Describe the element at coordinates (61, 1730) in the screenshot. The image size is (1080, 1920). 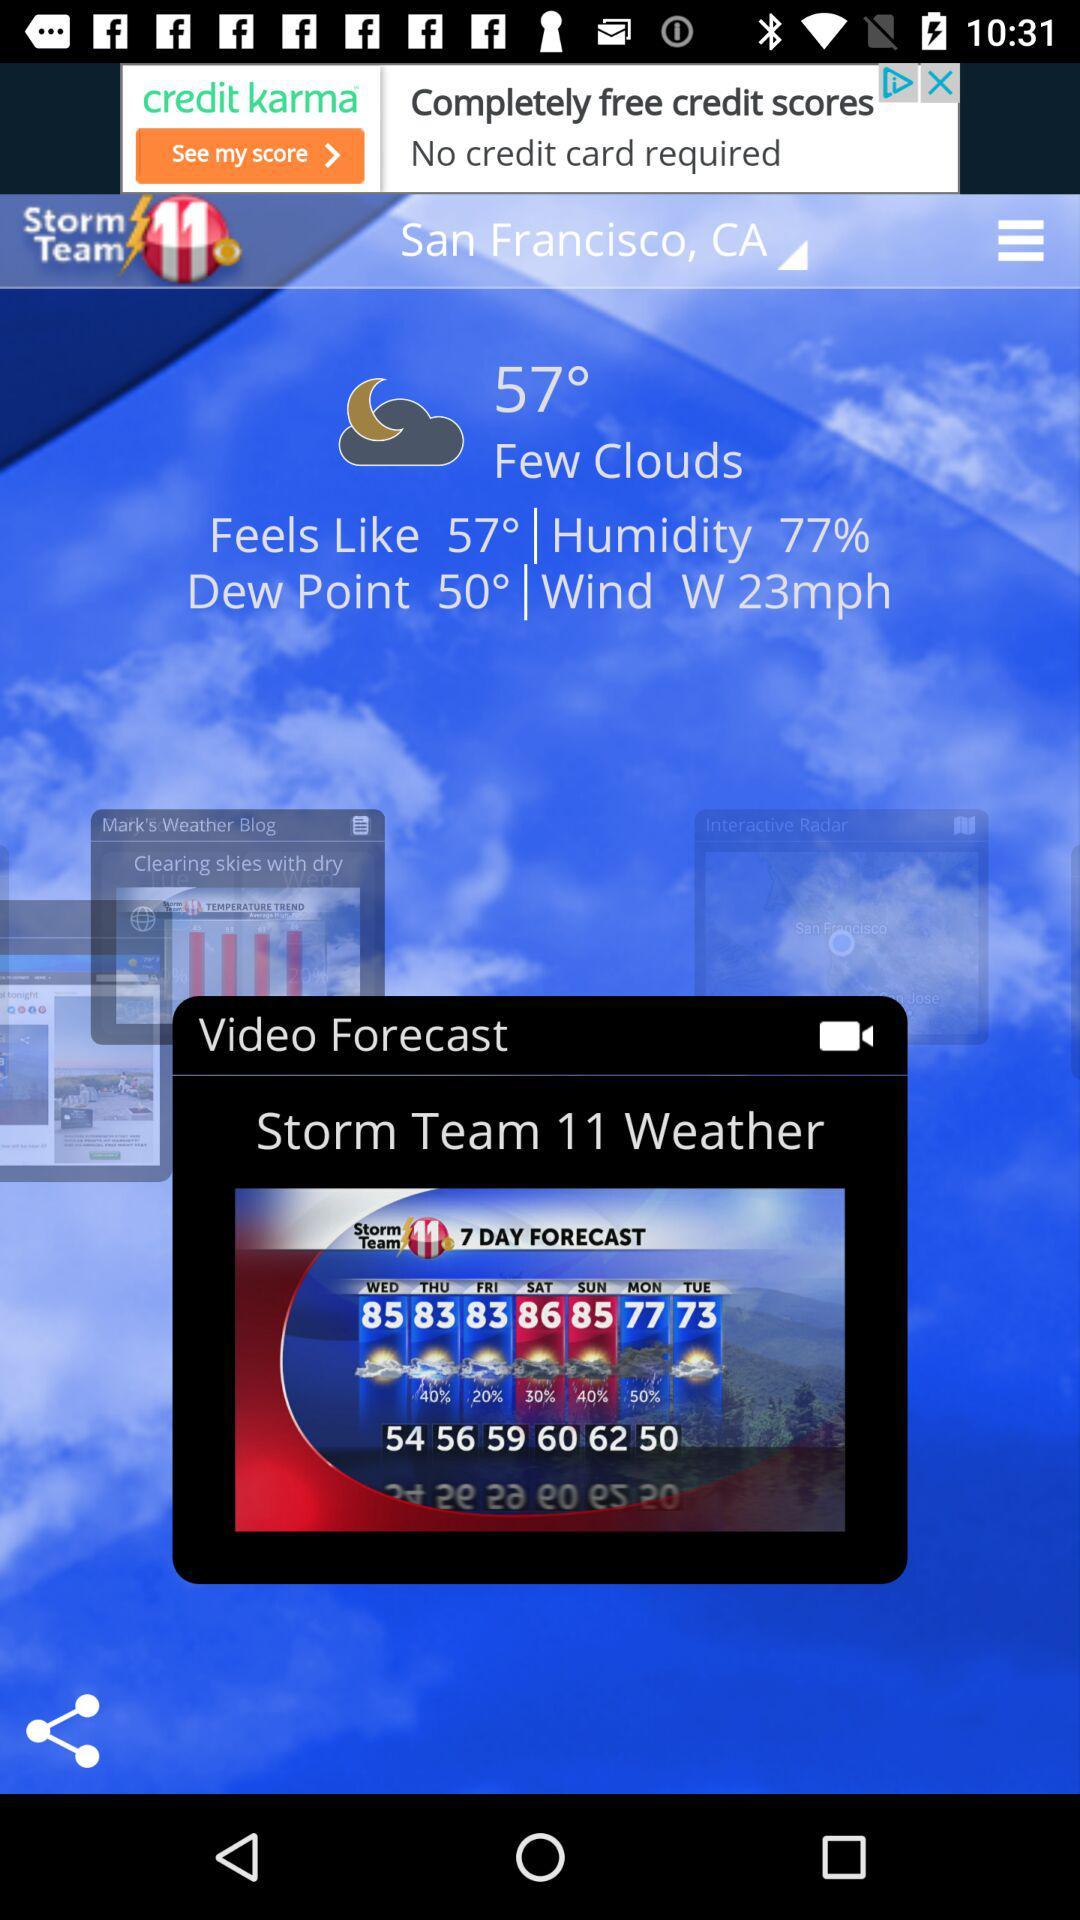
I see `the share icon` at that location.